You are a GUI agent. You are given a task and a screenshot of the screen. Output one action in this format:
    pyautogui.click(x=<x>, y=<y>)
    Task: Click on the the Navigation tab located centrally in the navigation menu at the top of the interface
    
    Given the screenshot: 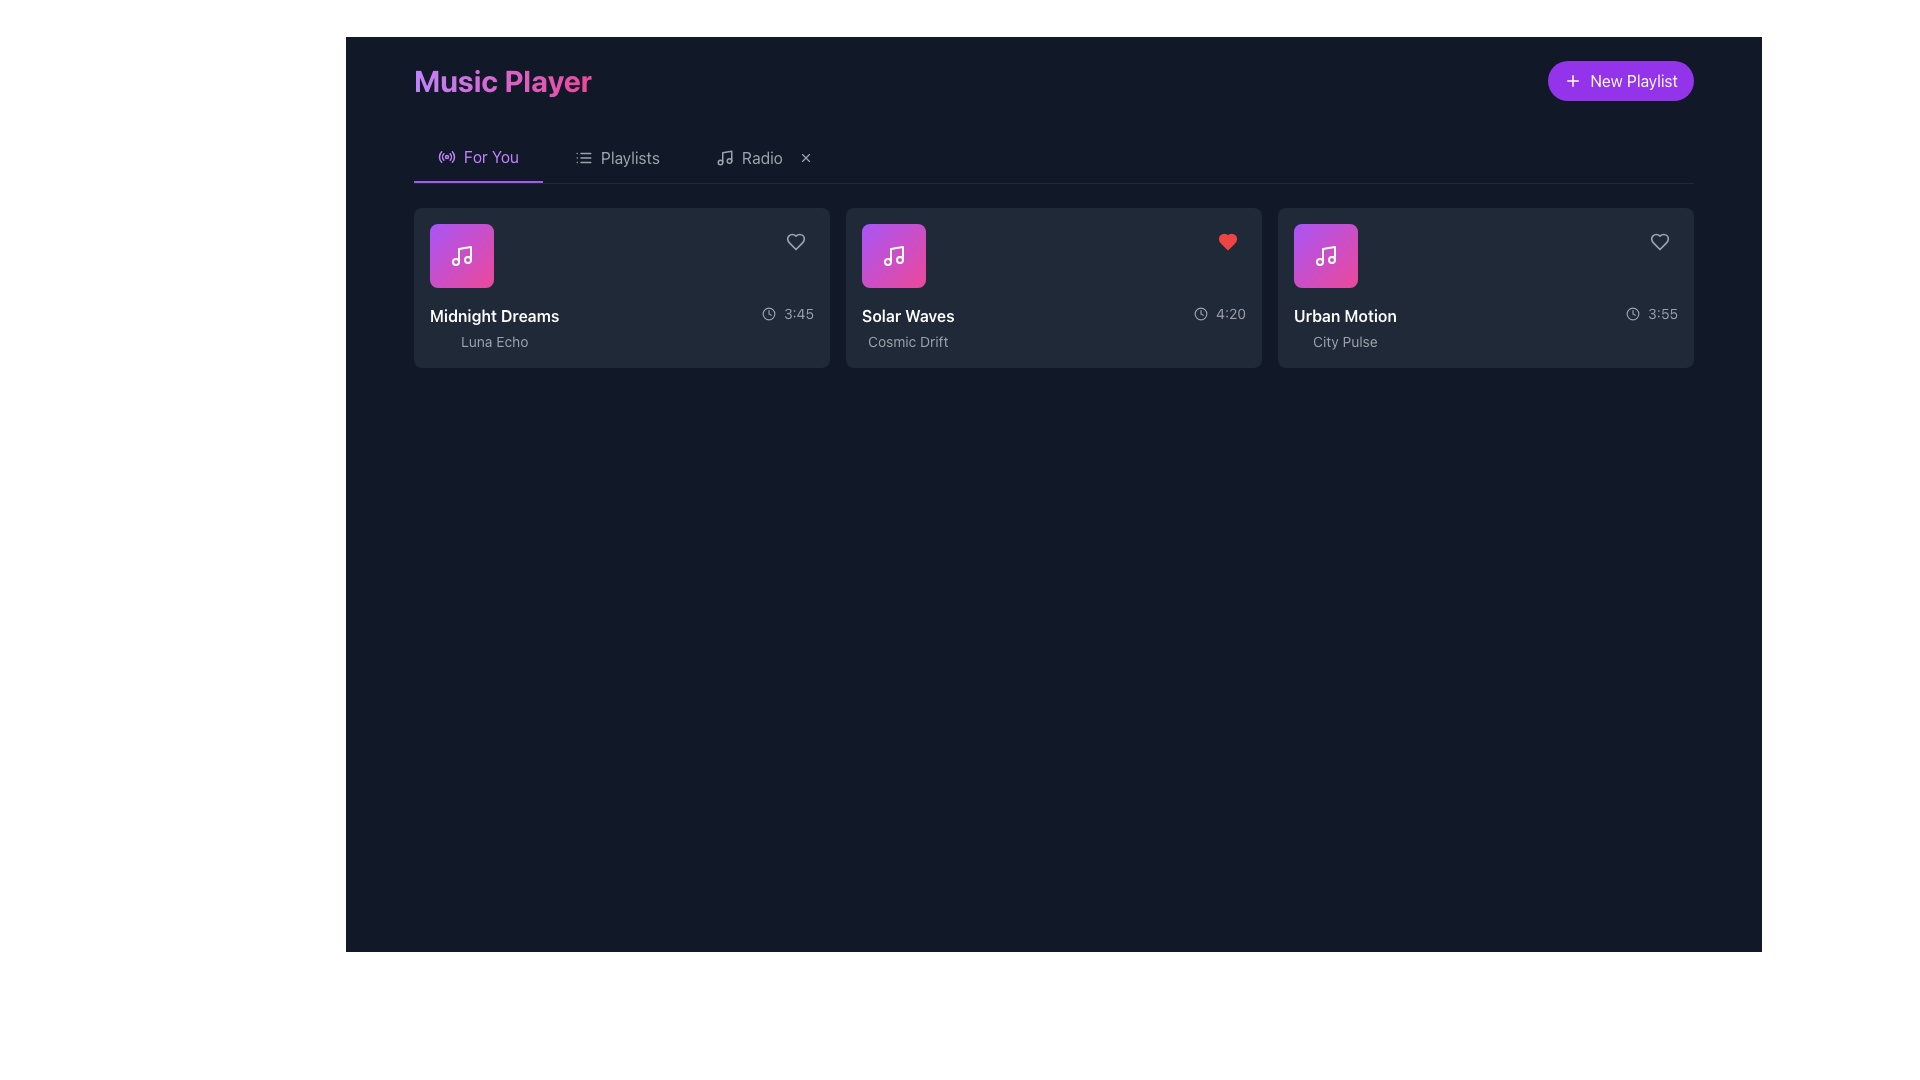 What is the action you would take?
    pyautogui.click(x=616, y=157)
    